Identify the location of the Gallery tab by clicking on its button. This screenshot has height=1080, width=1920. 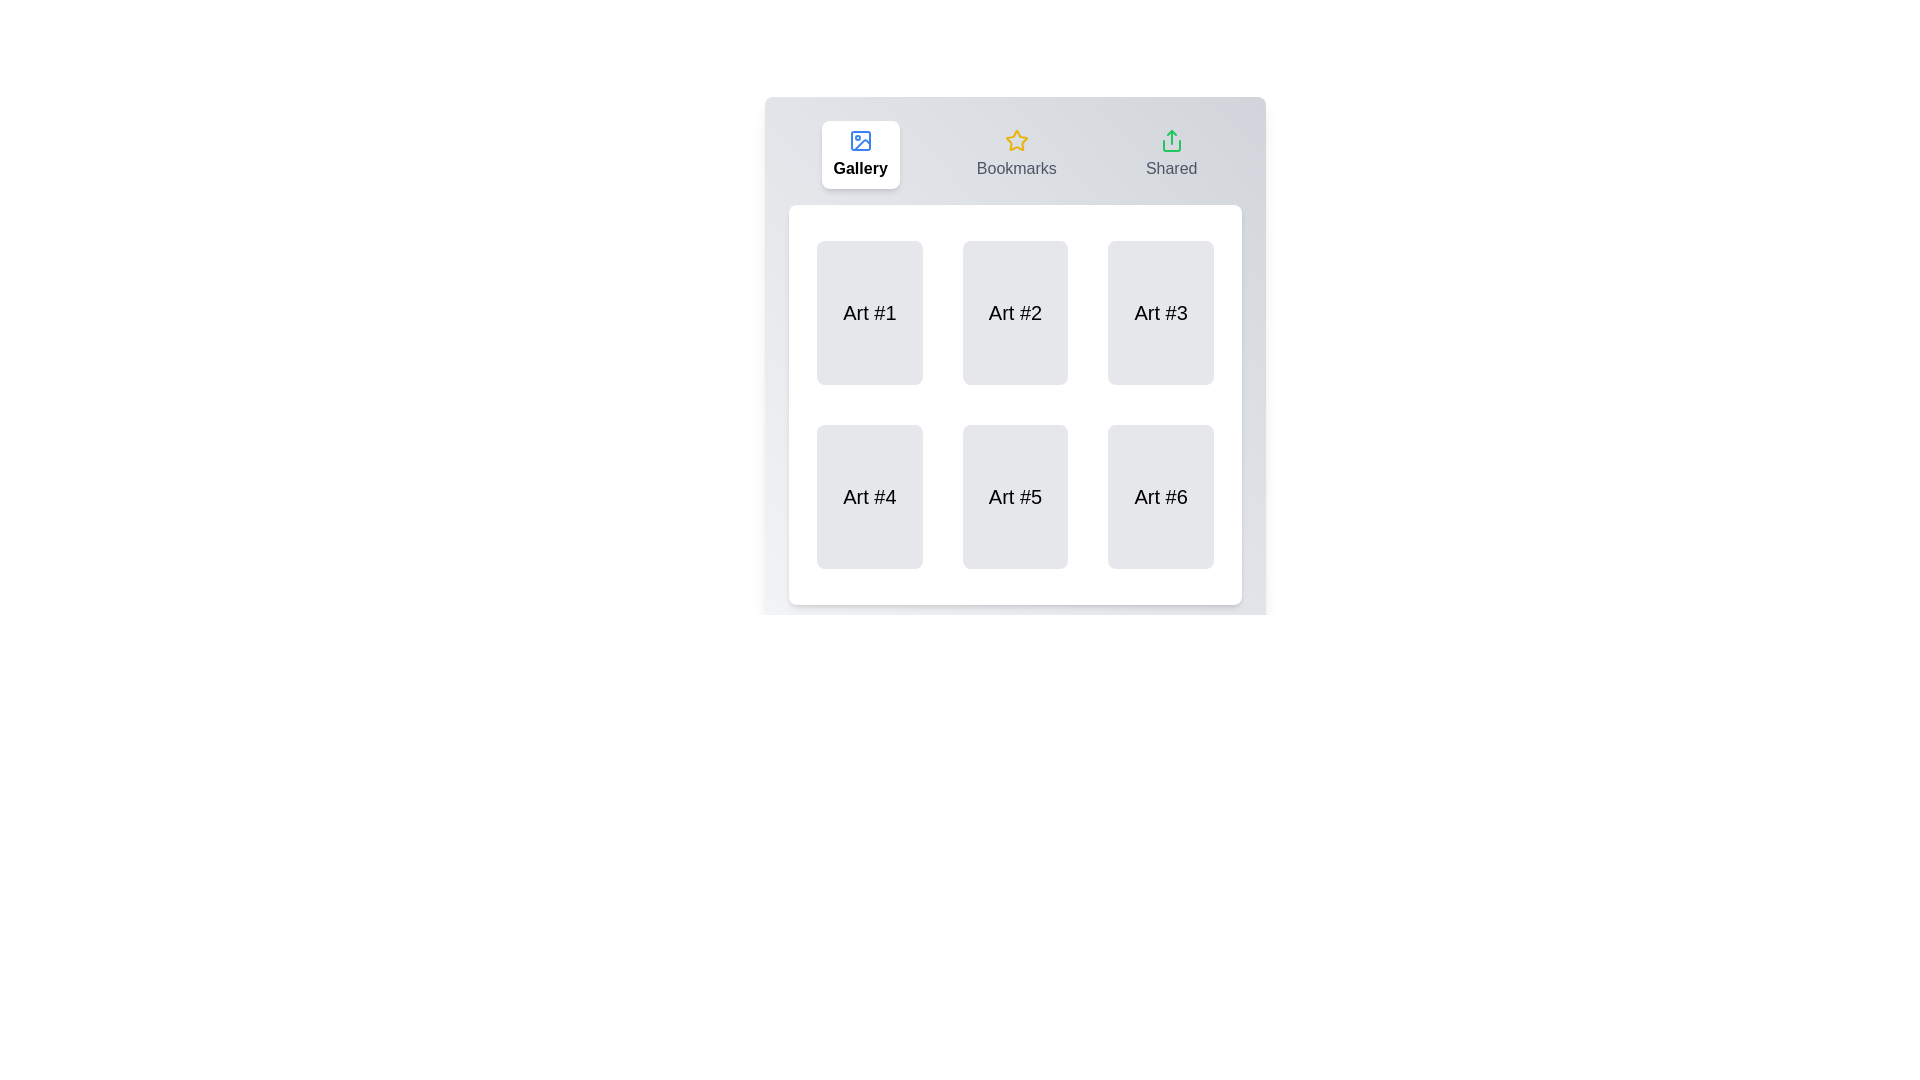
(860, 153).